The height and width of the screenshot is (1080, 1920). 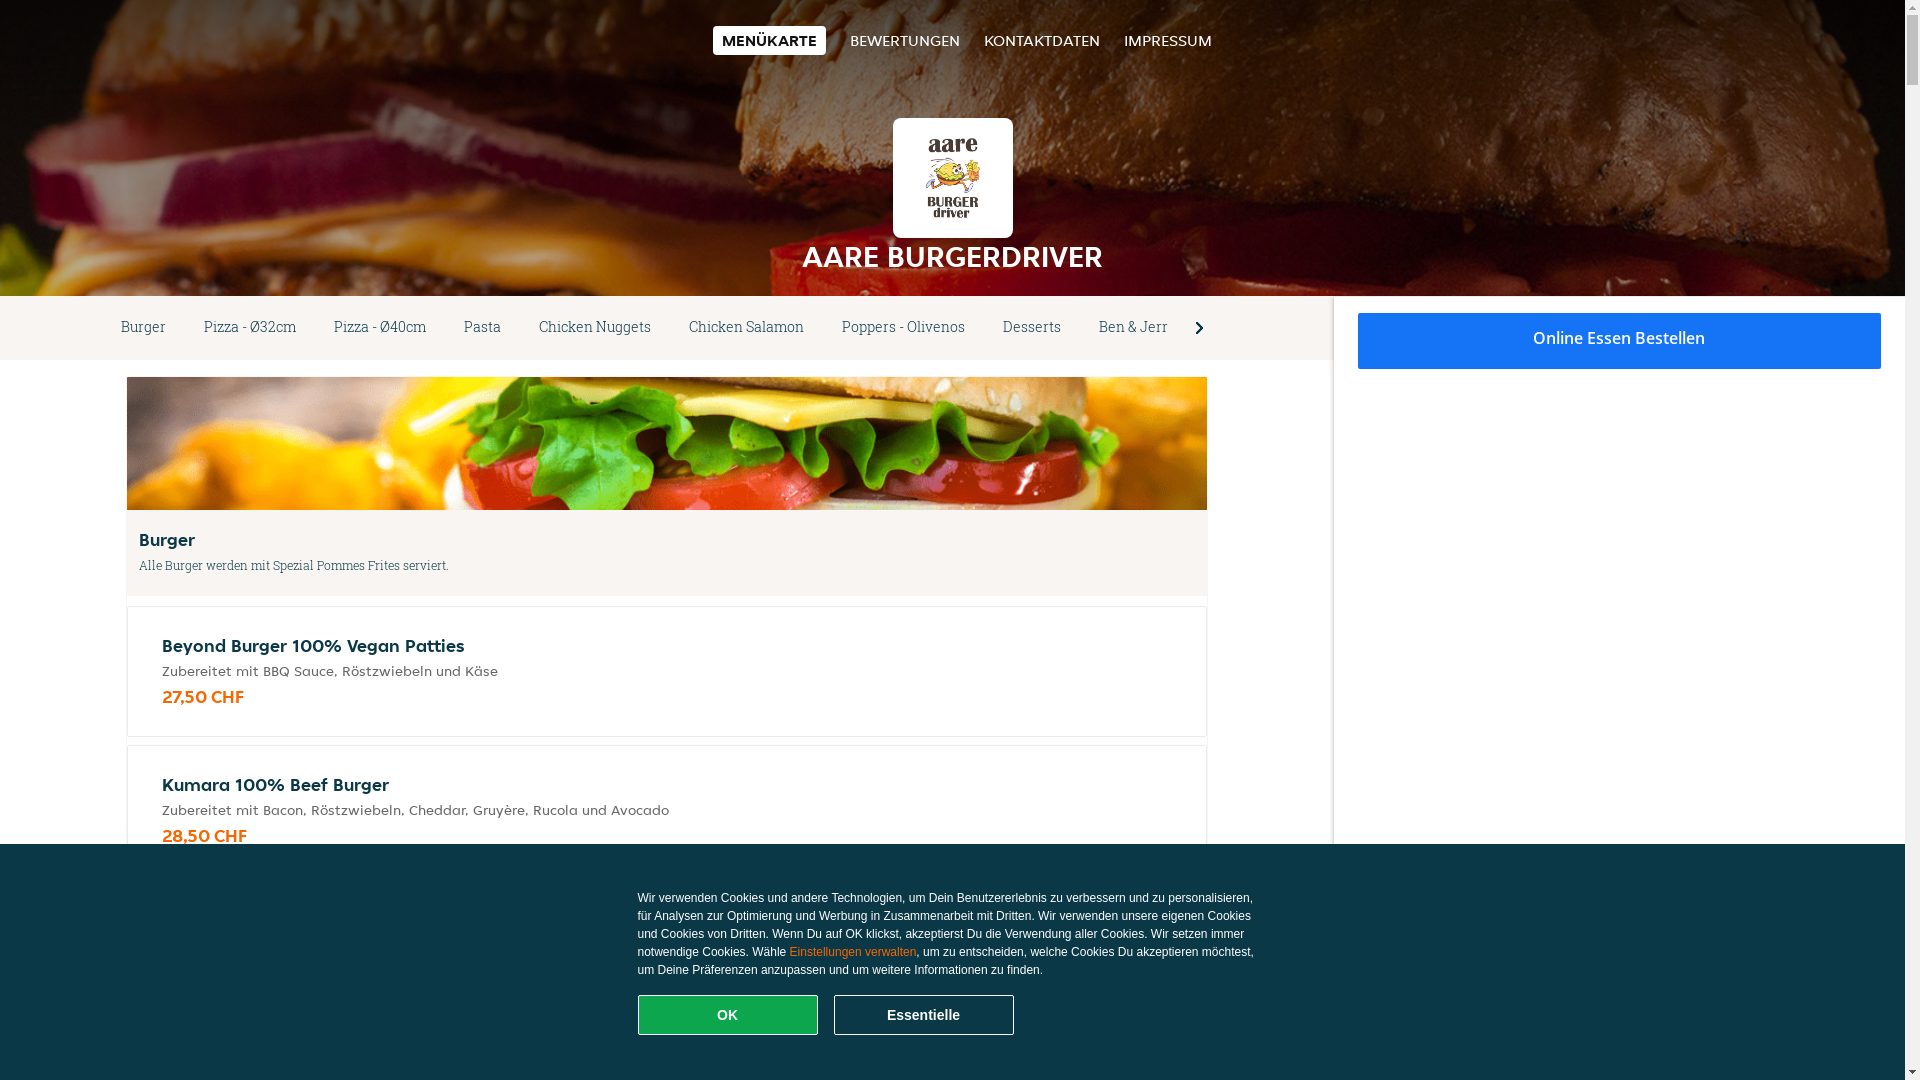 I want to click on 'IMPRESSUM', so click(x=1167, y=40).